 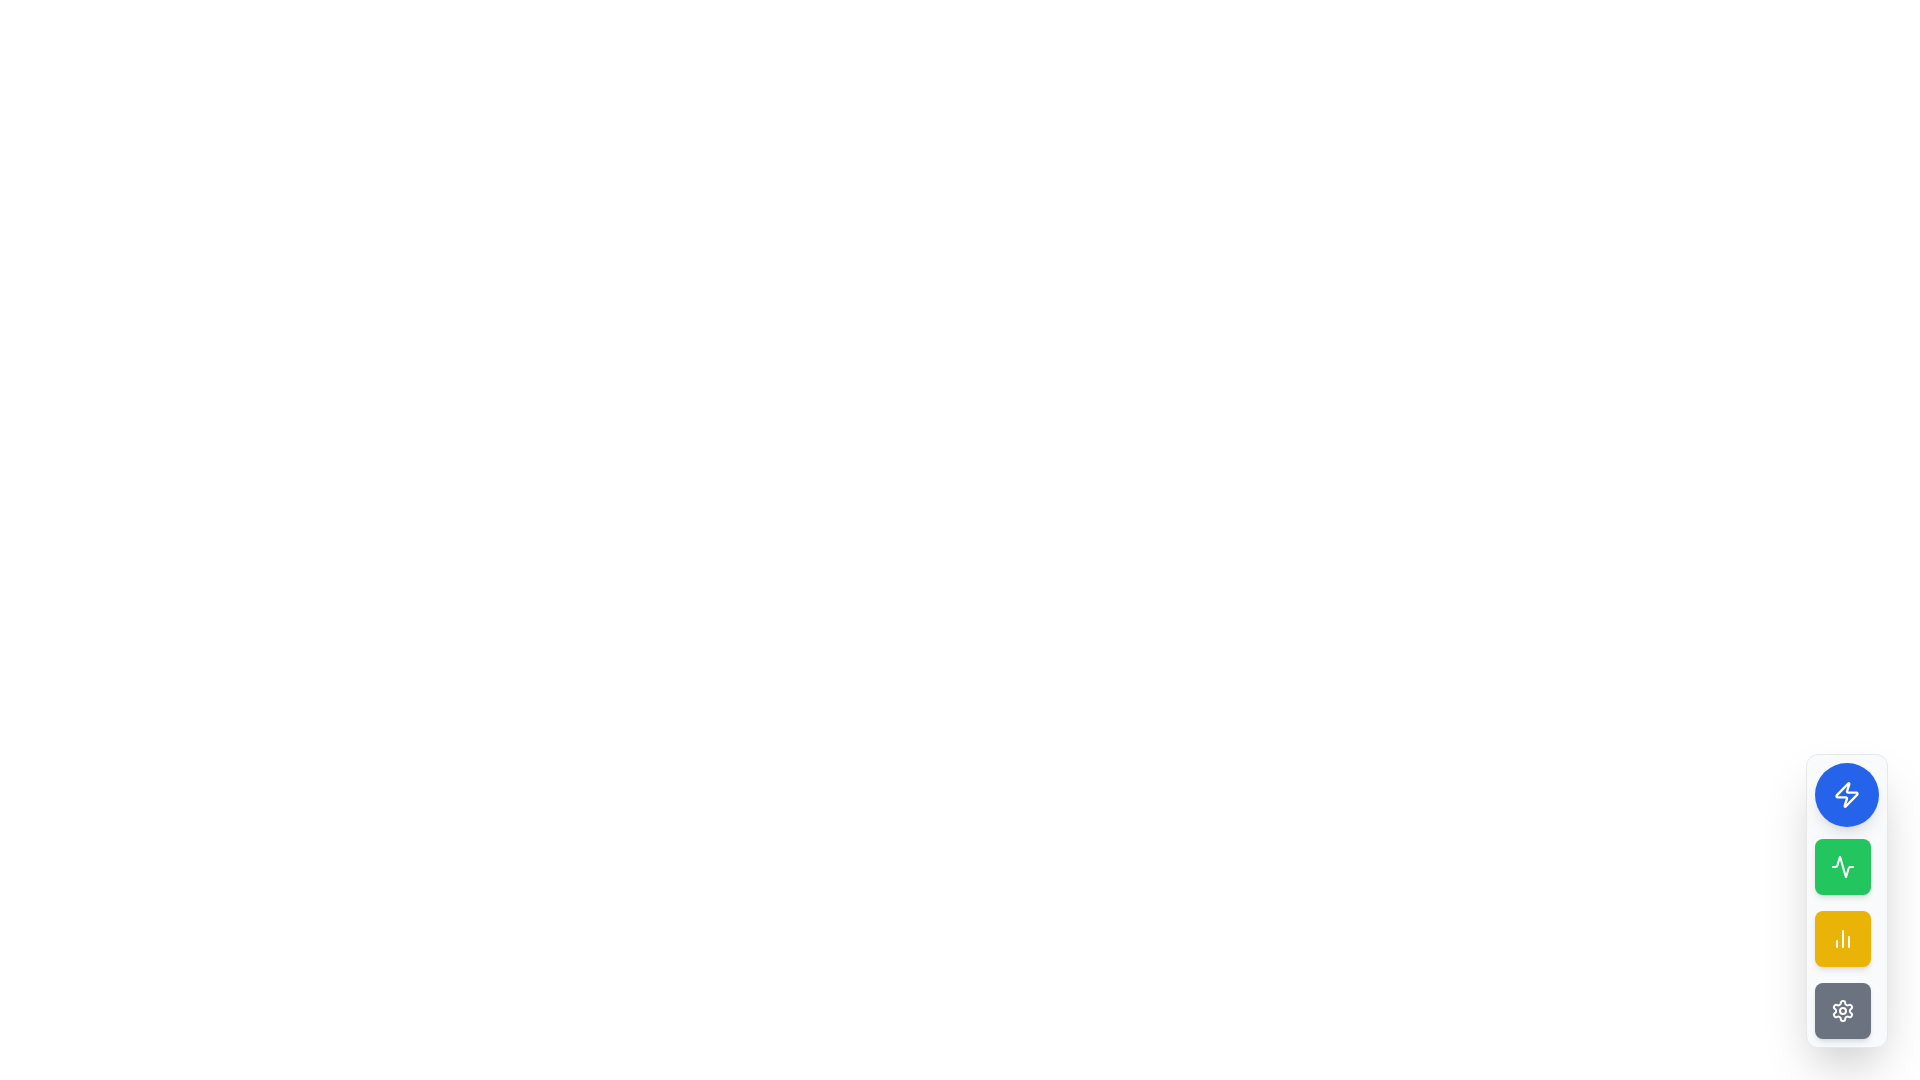 I want to click on the yellow square-shaped button with a minimalist white chart icon, located below the green button in a vertical stack of buttons on the right side of the interface, so click(x=1842, y=938).